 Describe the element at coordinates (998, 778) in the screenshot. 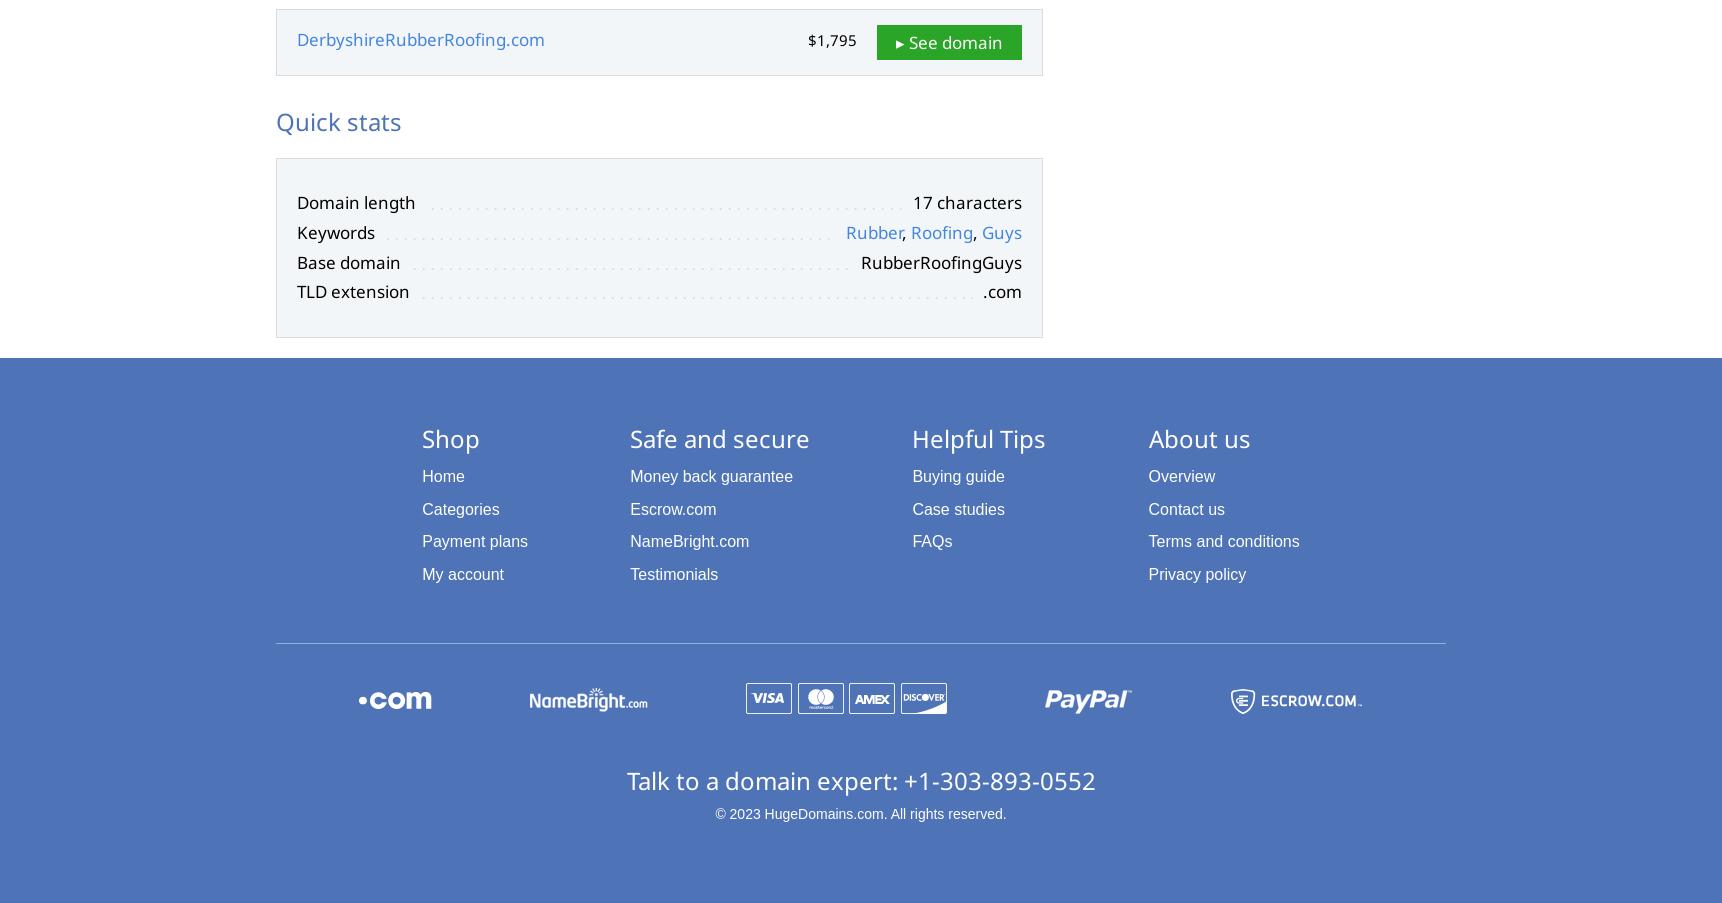

I see `'+1-303-893-0552'` at that location.